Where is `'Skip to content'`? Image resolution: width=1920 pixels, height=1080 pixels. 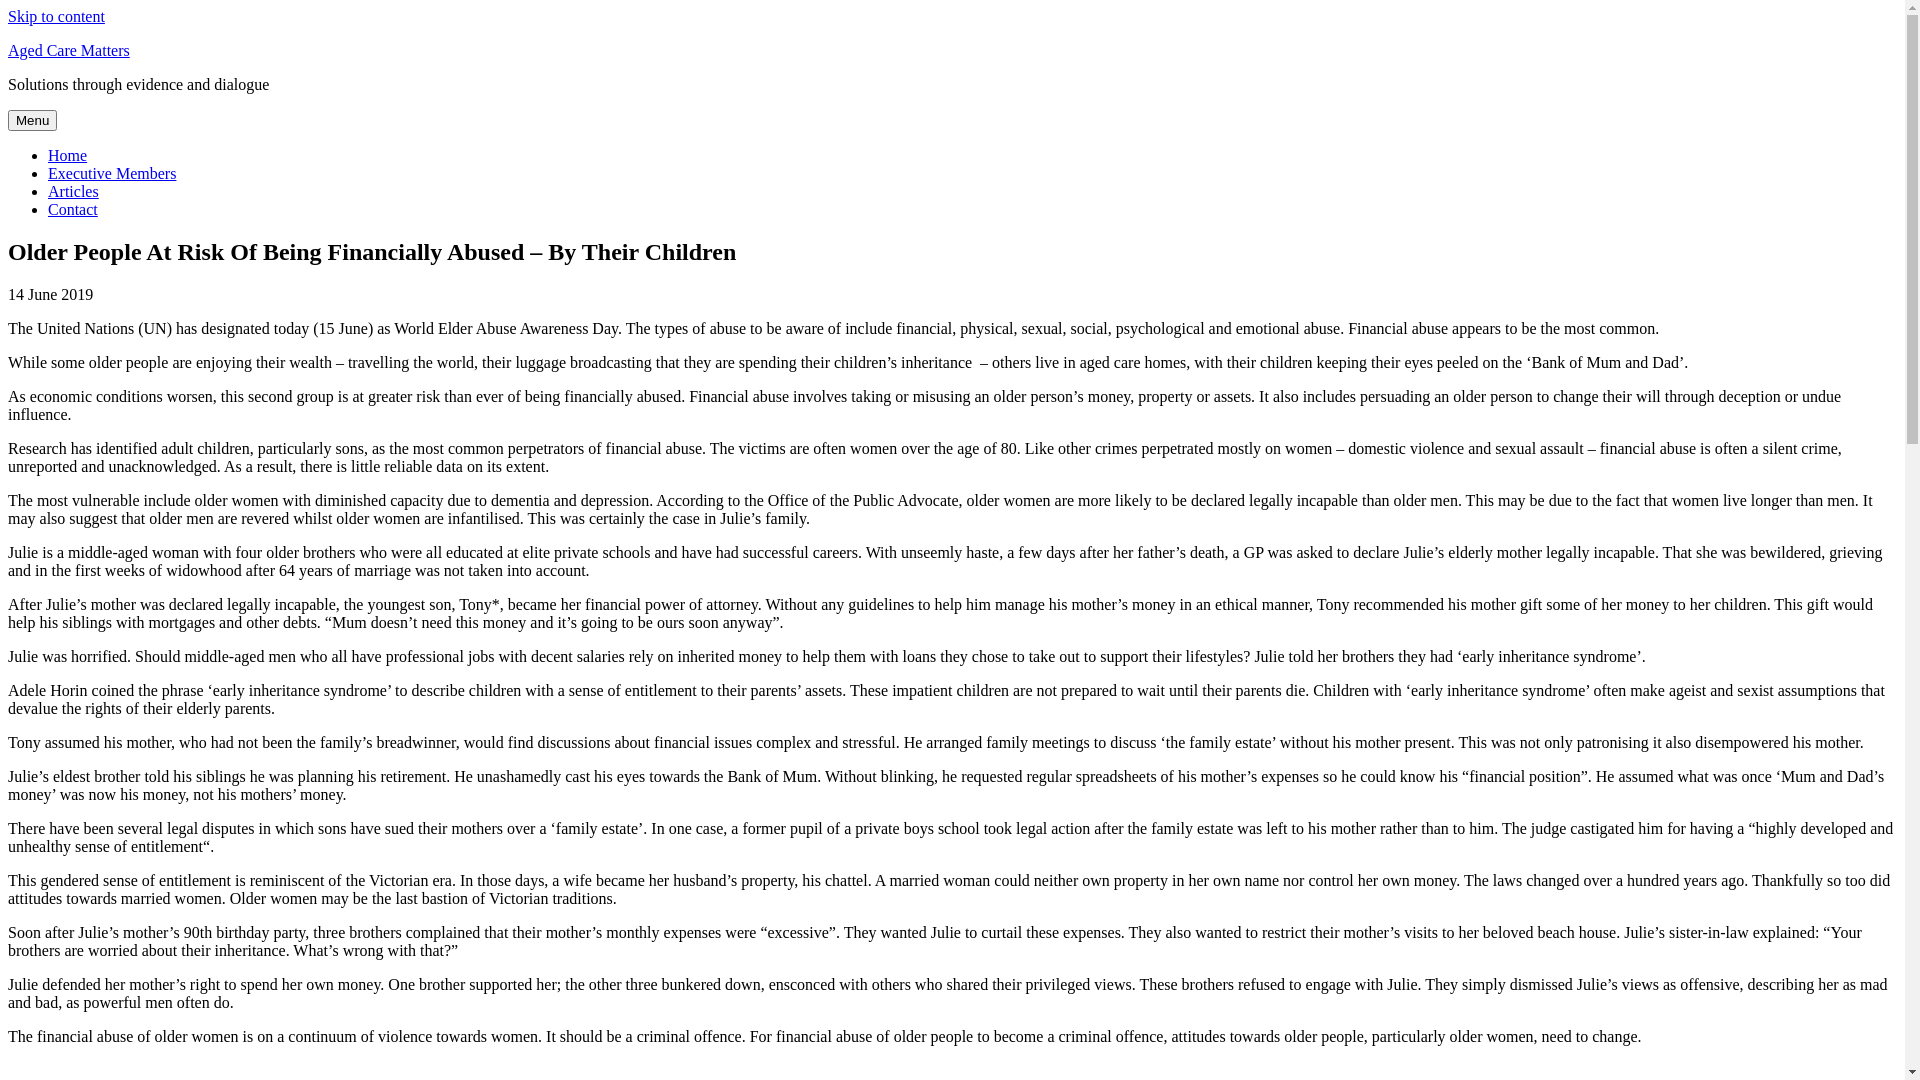 'Skip to content' is located at coordinates (56, 16).